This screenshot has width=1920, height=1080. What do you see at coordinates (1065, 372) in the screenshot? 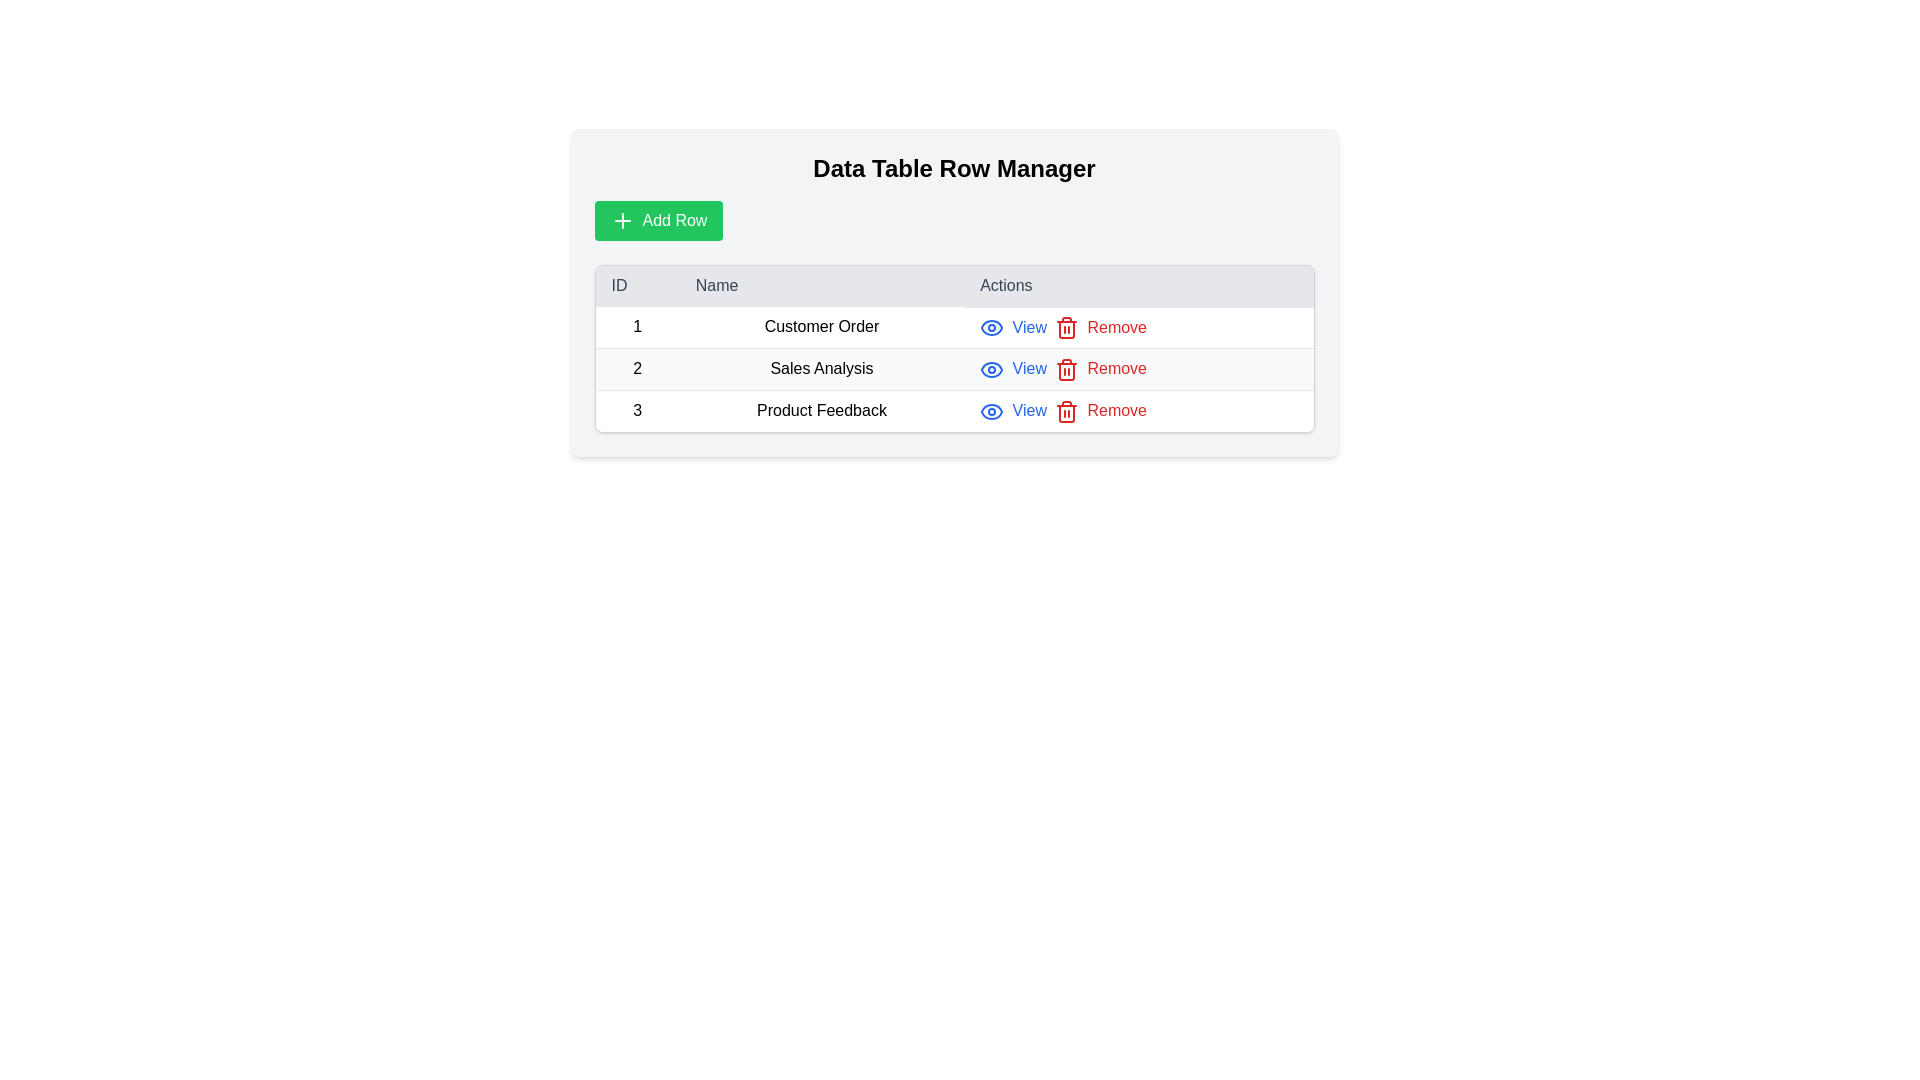
I see `the trash icon in the 'Actions' column of the third row` at bounding box center [1065, 372].